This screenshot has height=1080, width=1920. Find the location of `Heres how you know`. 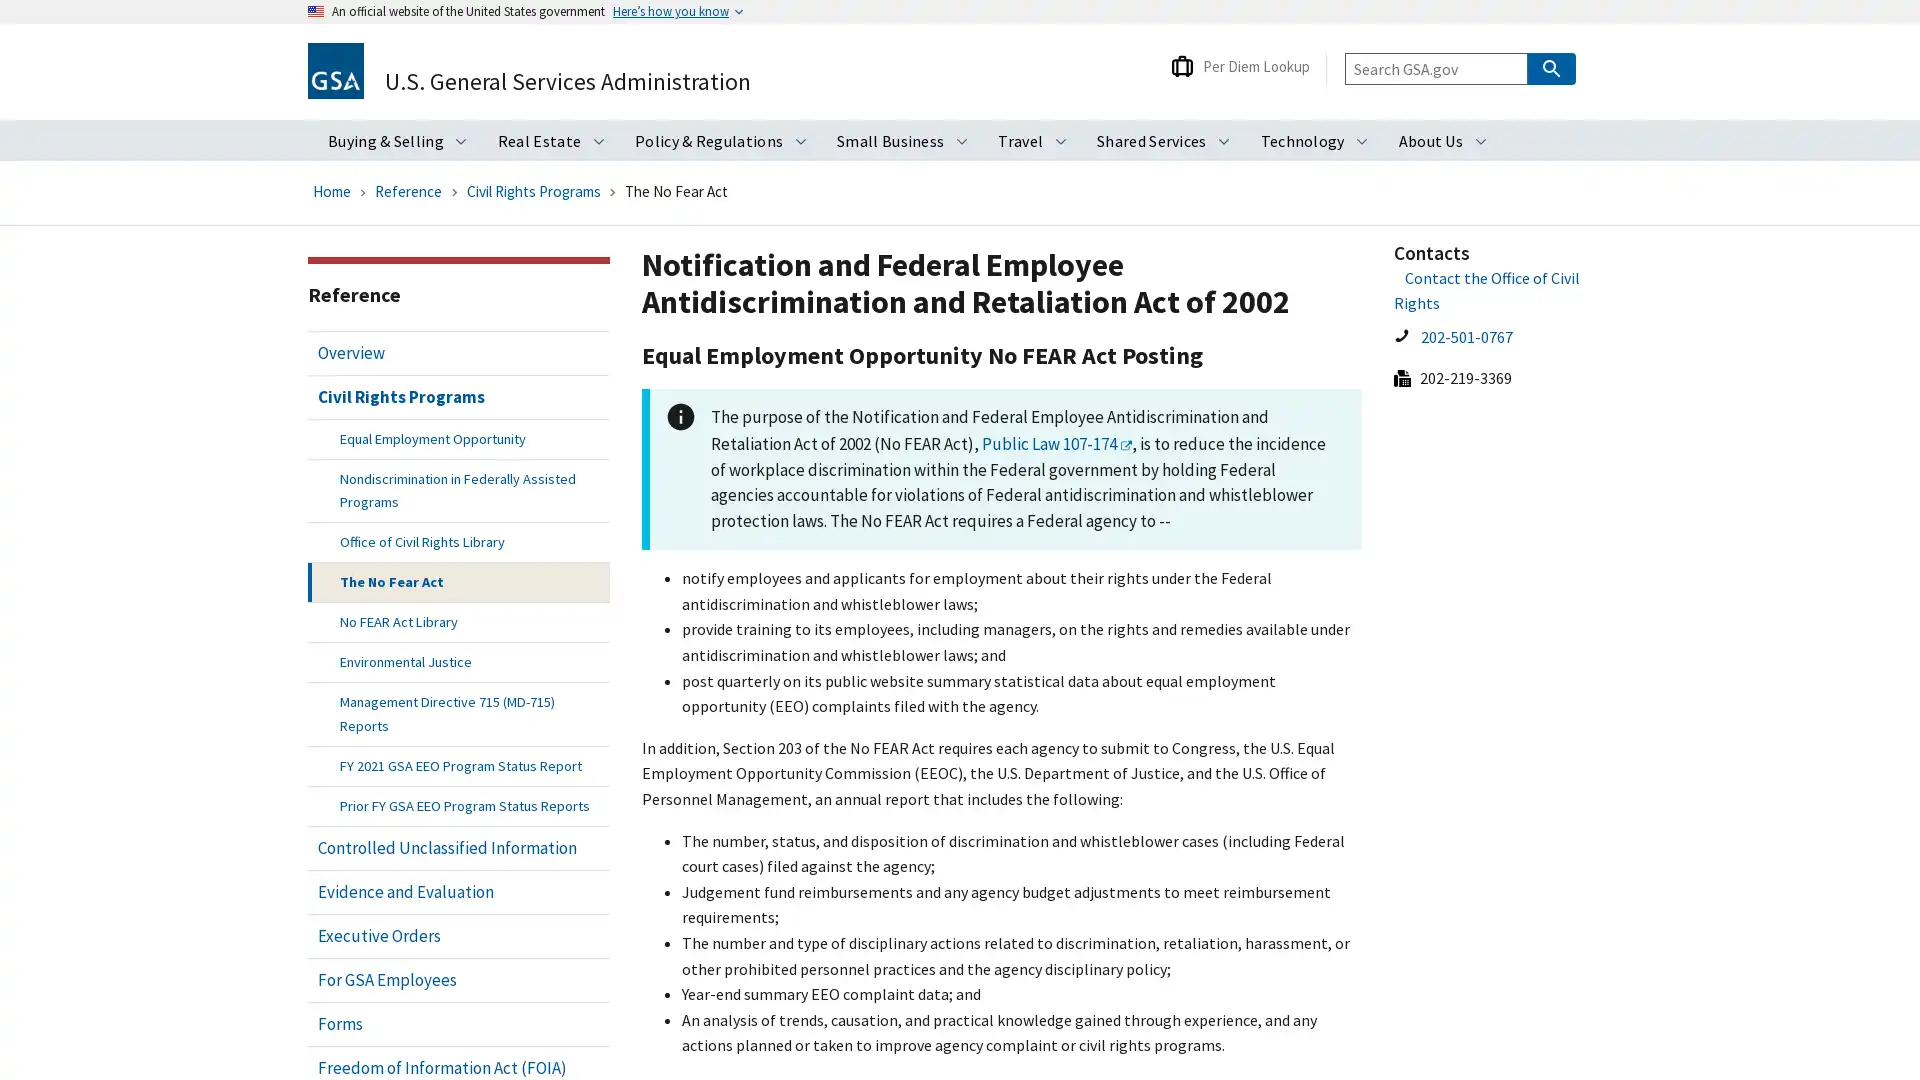

Heres how you know is located at coordinates (671, 11).